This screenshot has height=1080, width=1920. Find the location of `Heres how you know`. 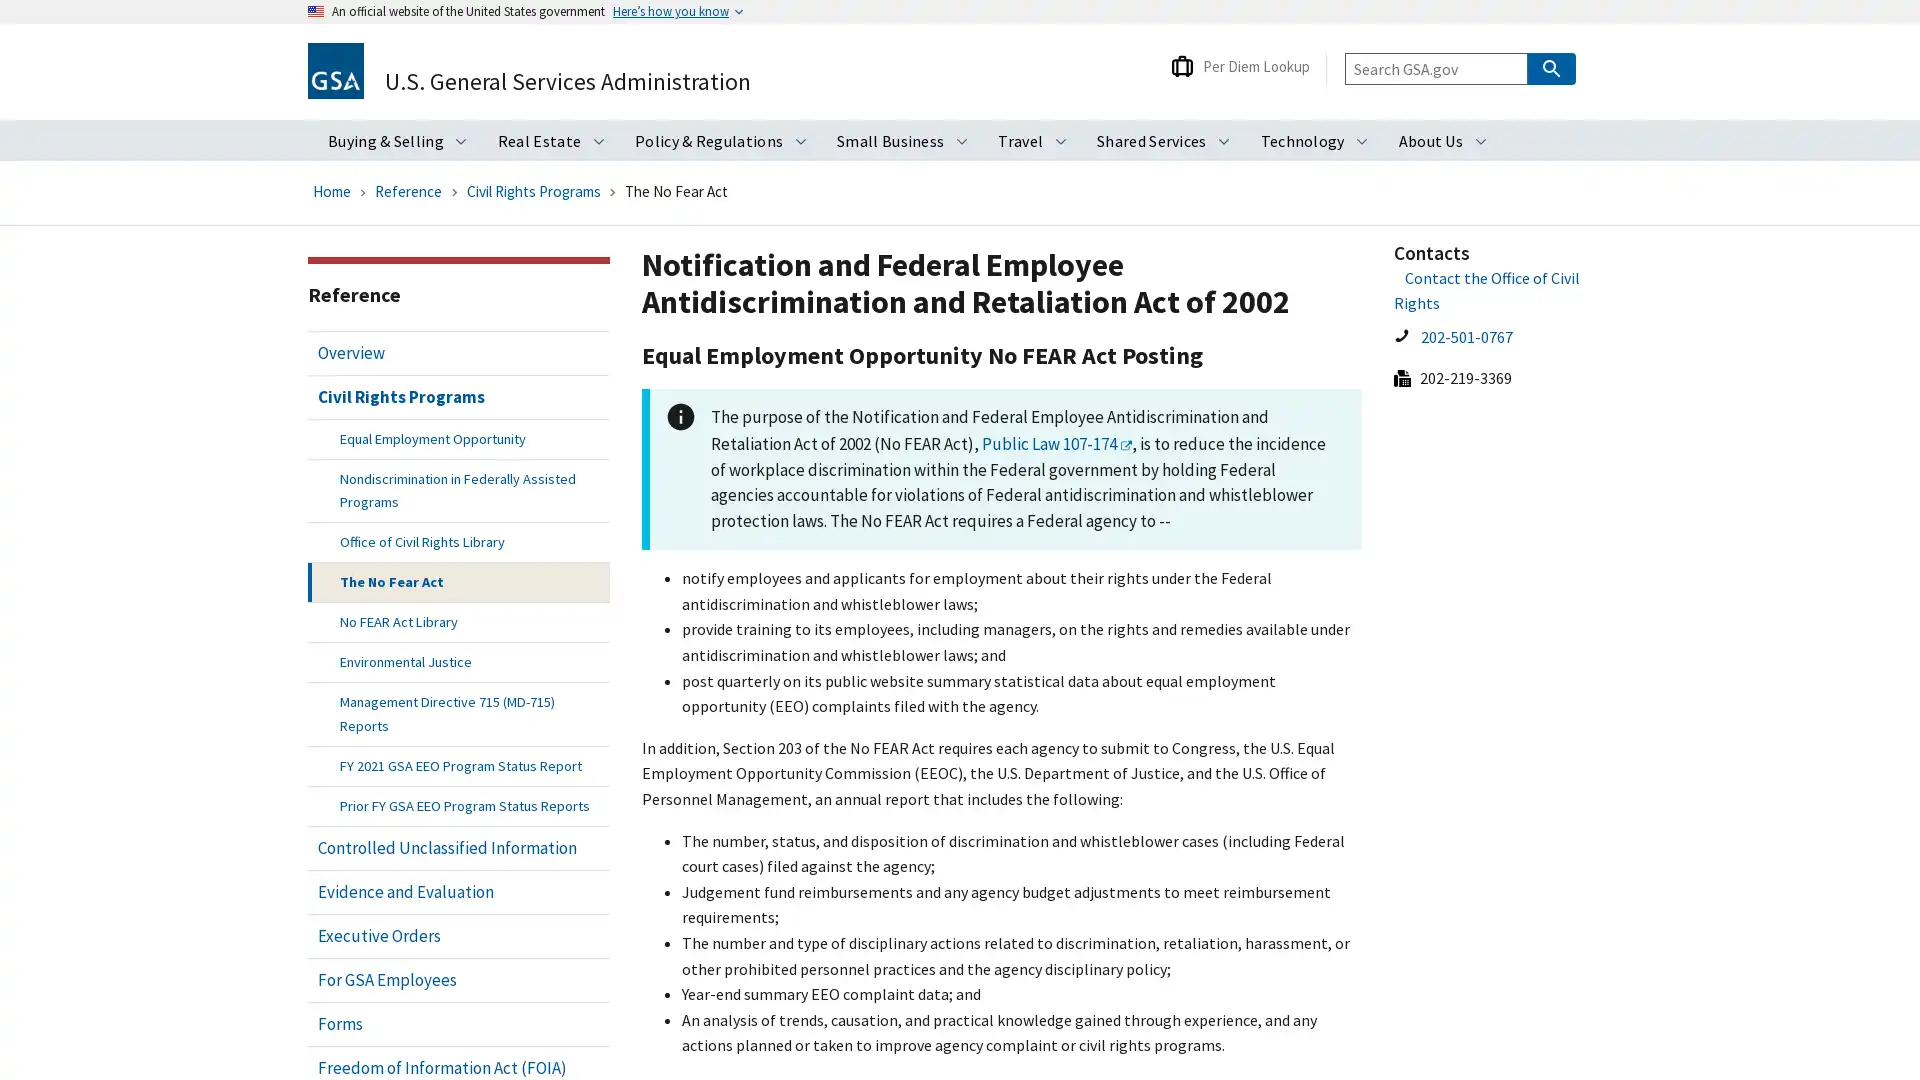

Heres how you know is located at coordinates (671, 11).